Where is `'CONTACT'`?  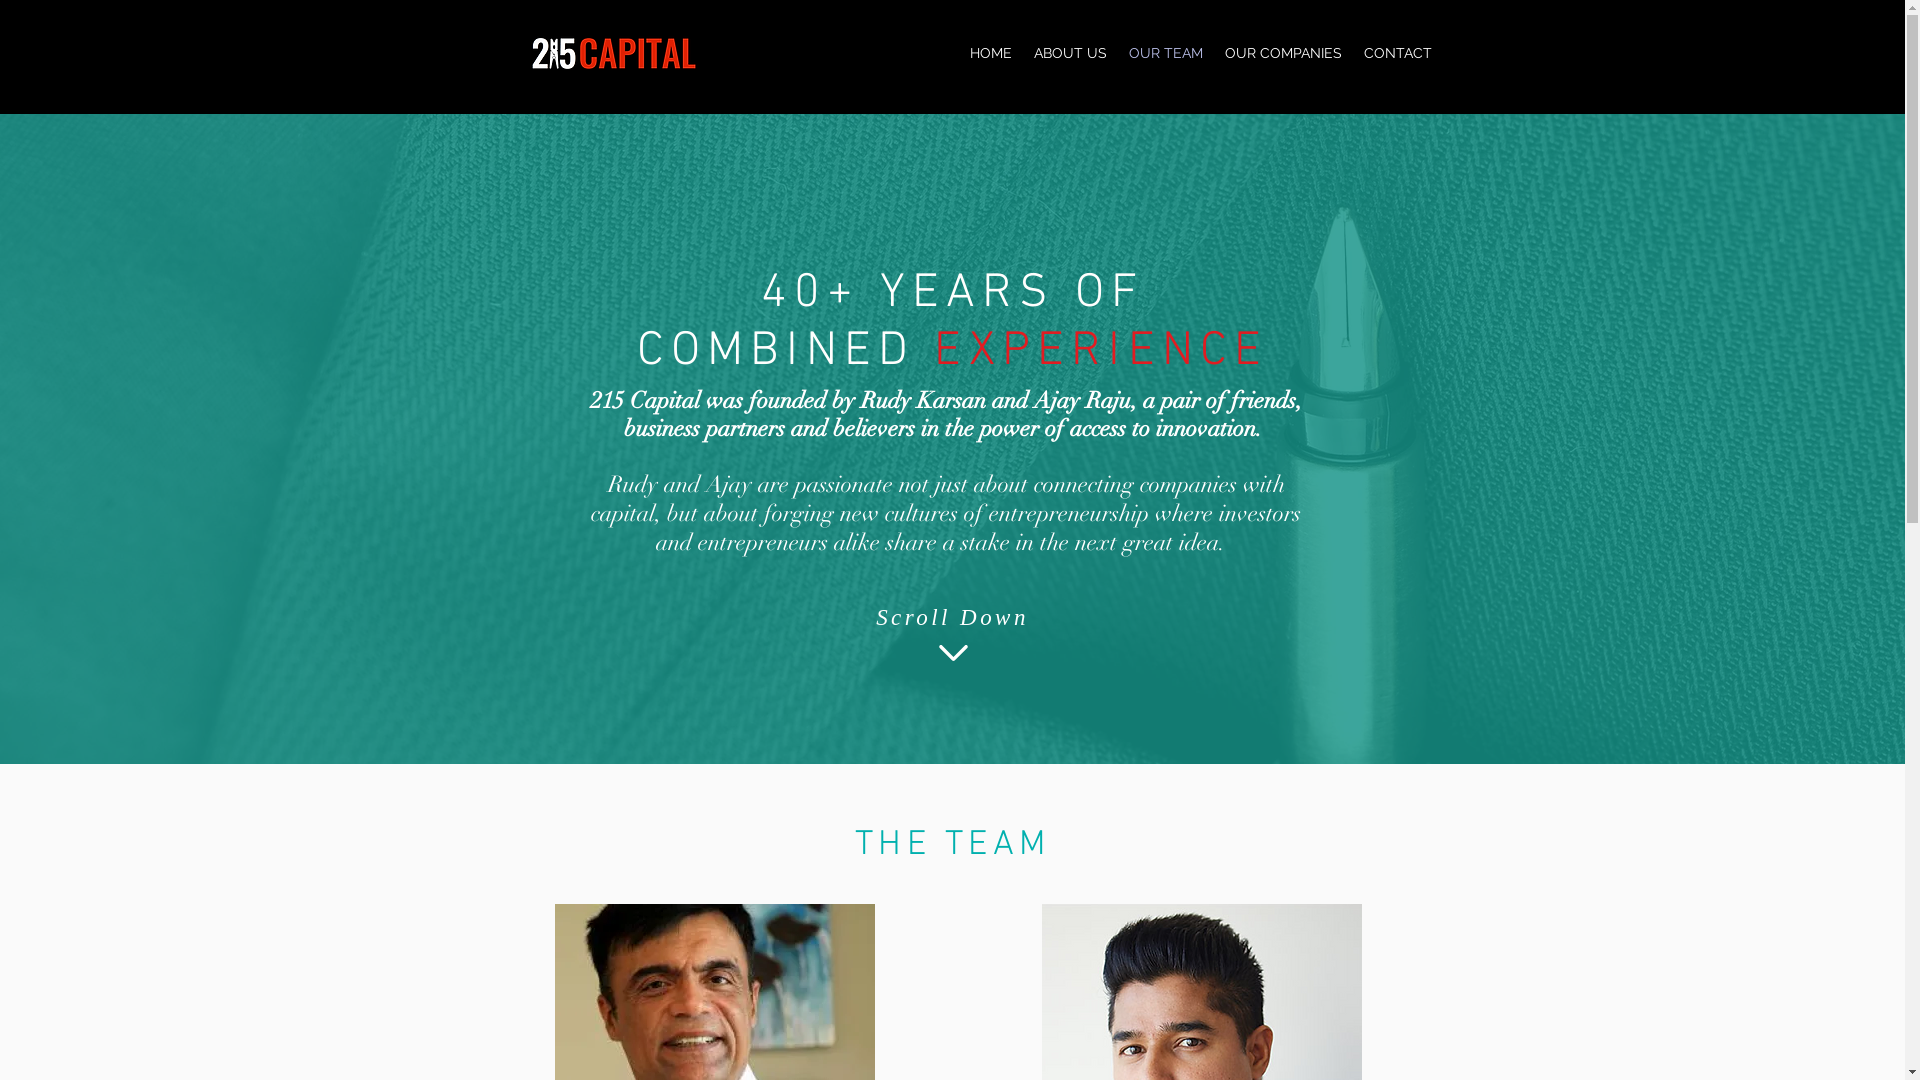
'CONTACT' is located at coordinates (1395, 52).